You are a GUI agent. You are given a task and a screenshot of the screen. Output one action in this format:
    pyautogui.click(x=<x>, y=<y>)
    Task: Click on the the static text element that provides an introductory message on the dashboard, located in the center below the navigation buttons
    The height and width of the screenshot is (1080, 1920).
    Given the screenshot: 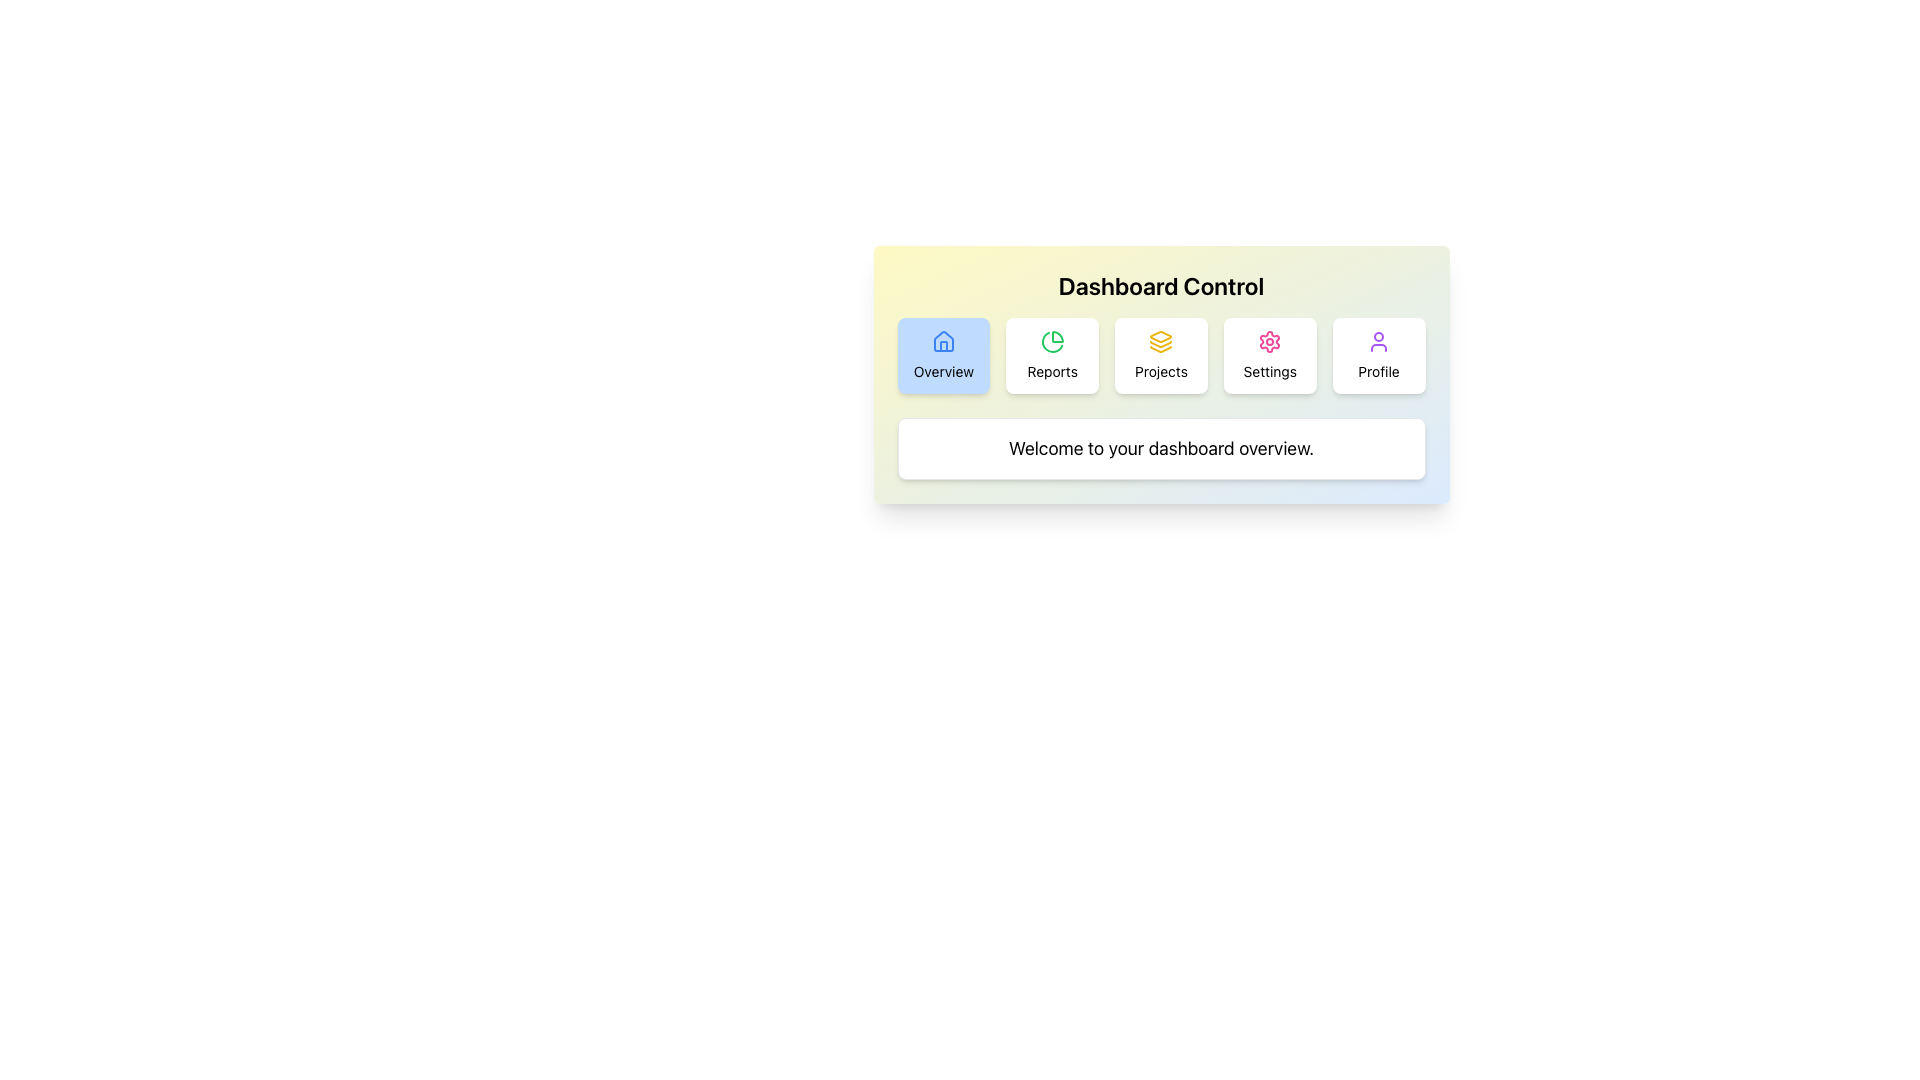 What is the action you would take?
    pyautogui.click(x=1161, y=447)
    